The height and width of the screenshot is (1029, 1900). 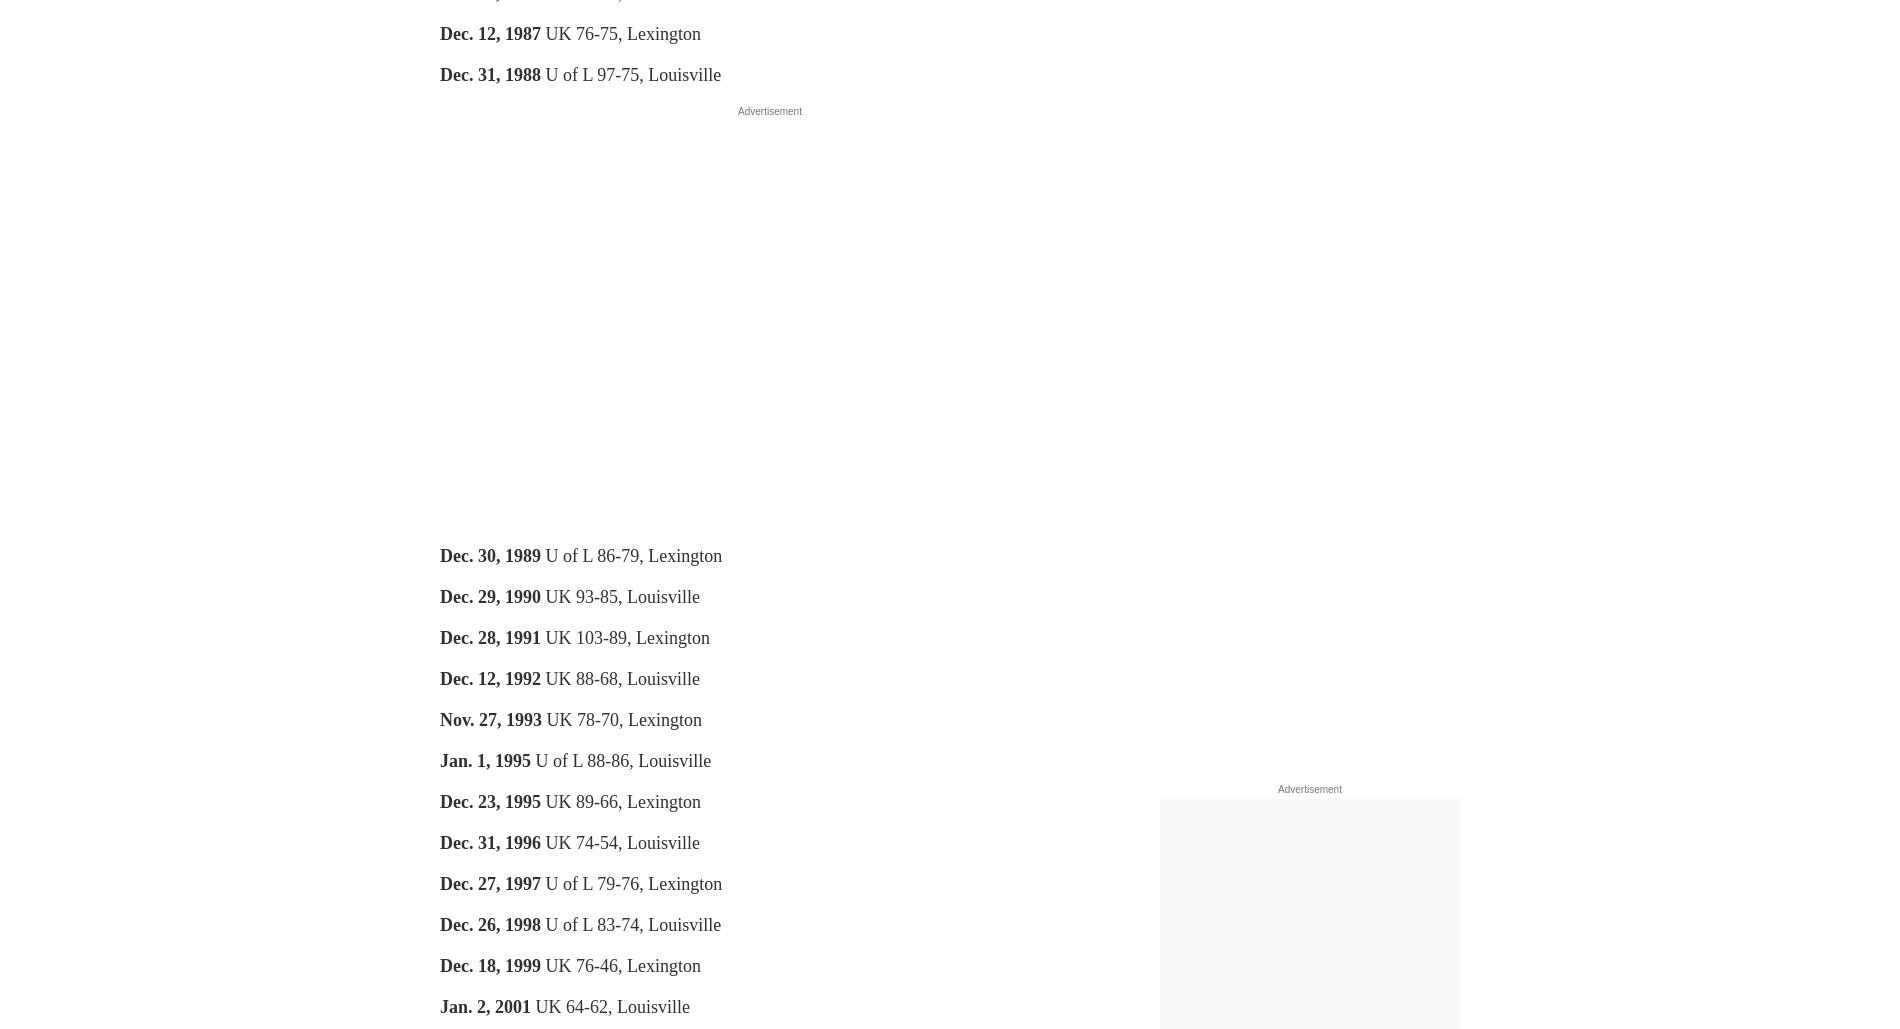 What do you see at coordinates (630, 924) in the screenshot?
I see `'U of L 83-74, Louisville'` at bounding box center [630, 924].